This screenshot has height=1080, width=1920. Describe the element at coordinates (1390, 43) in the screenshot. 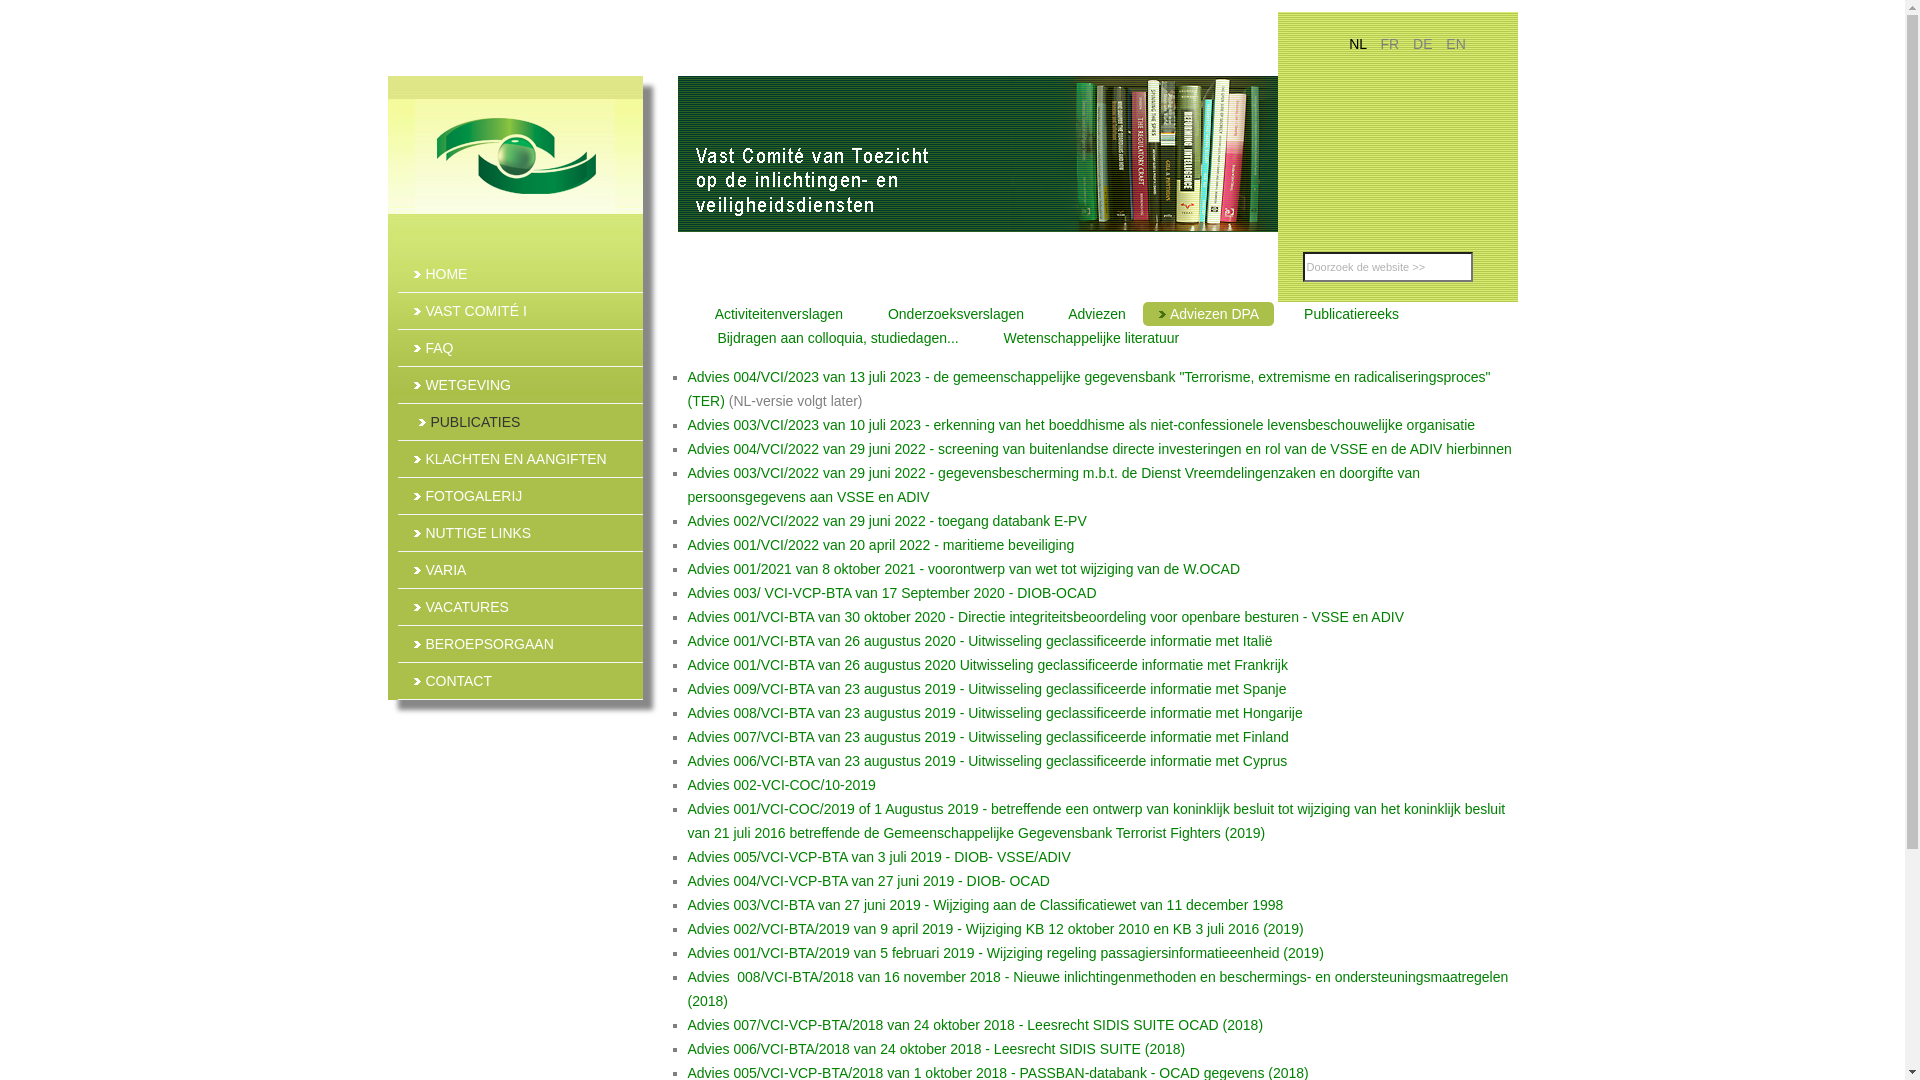

I see `'FR'` at that location.